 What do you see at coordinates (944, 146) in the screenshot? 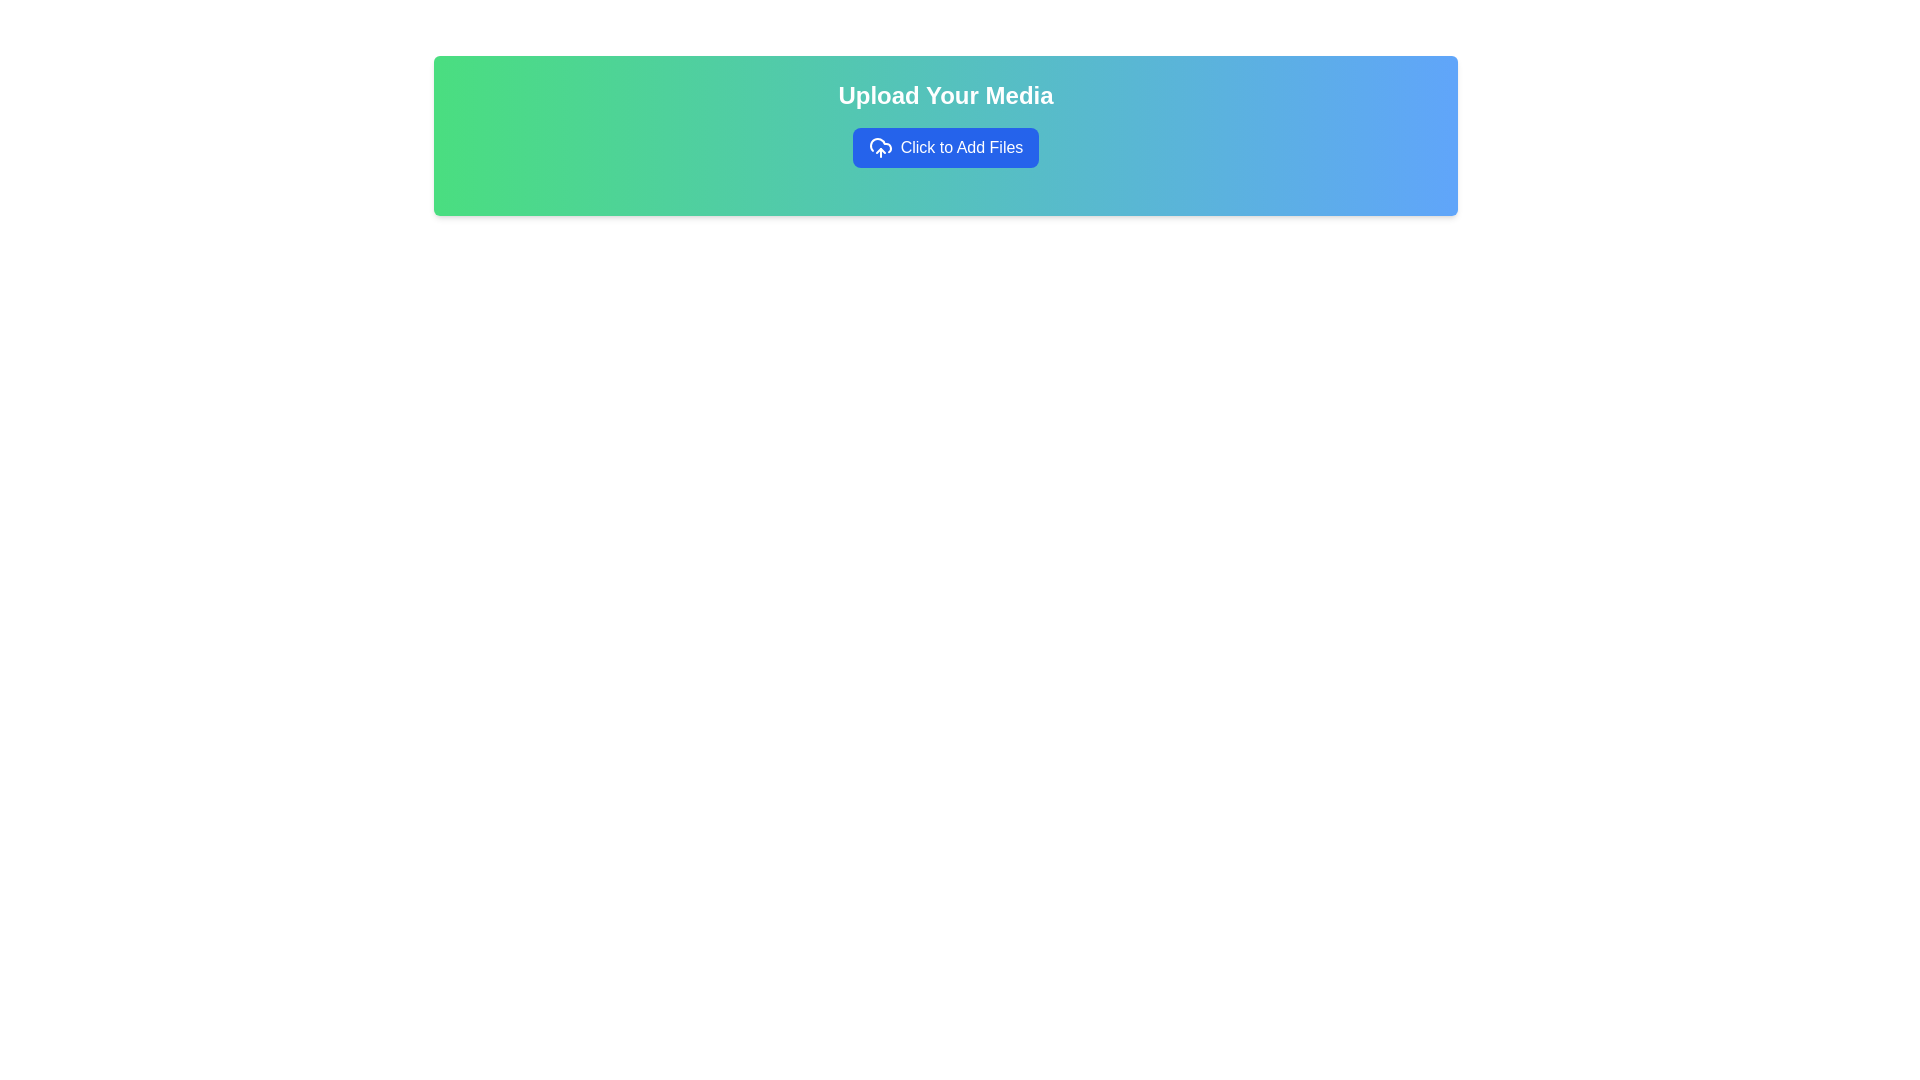
I see `the file upload button located below the title 'Upload Your Media', which is a gradient-styled button with rounded corners` at bounding box center [944, 146].